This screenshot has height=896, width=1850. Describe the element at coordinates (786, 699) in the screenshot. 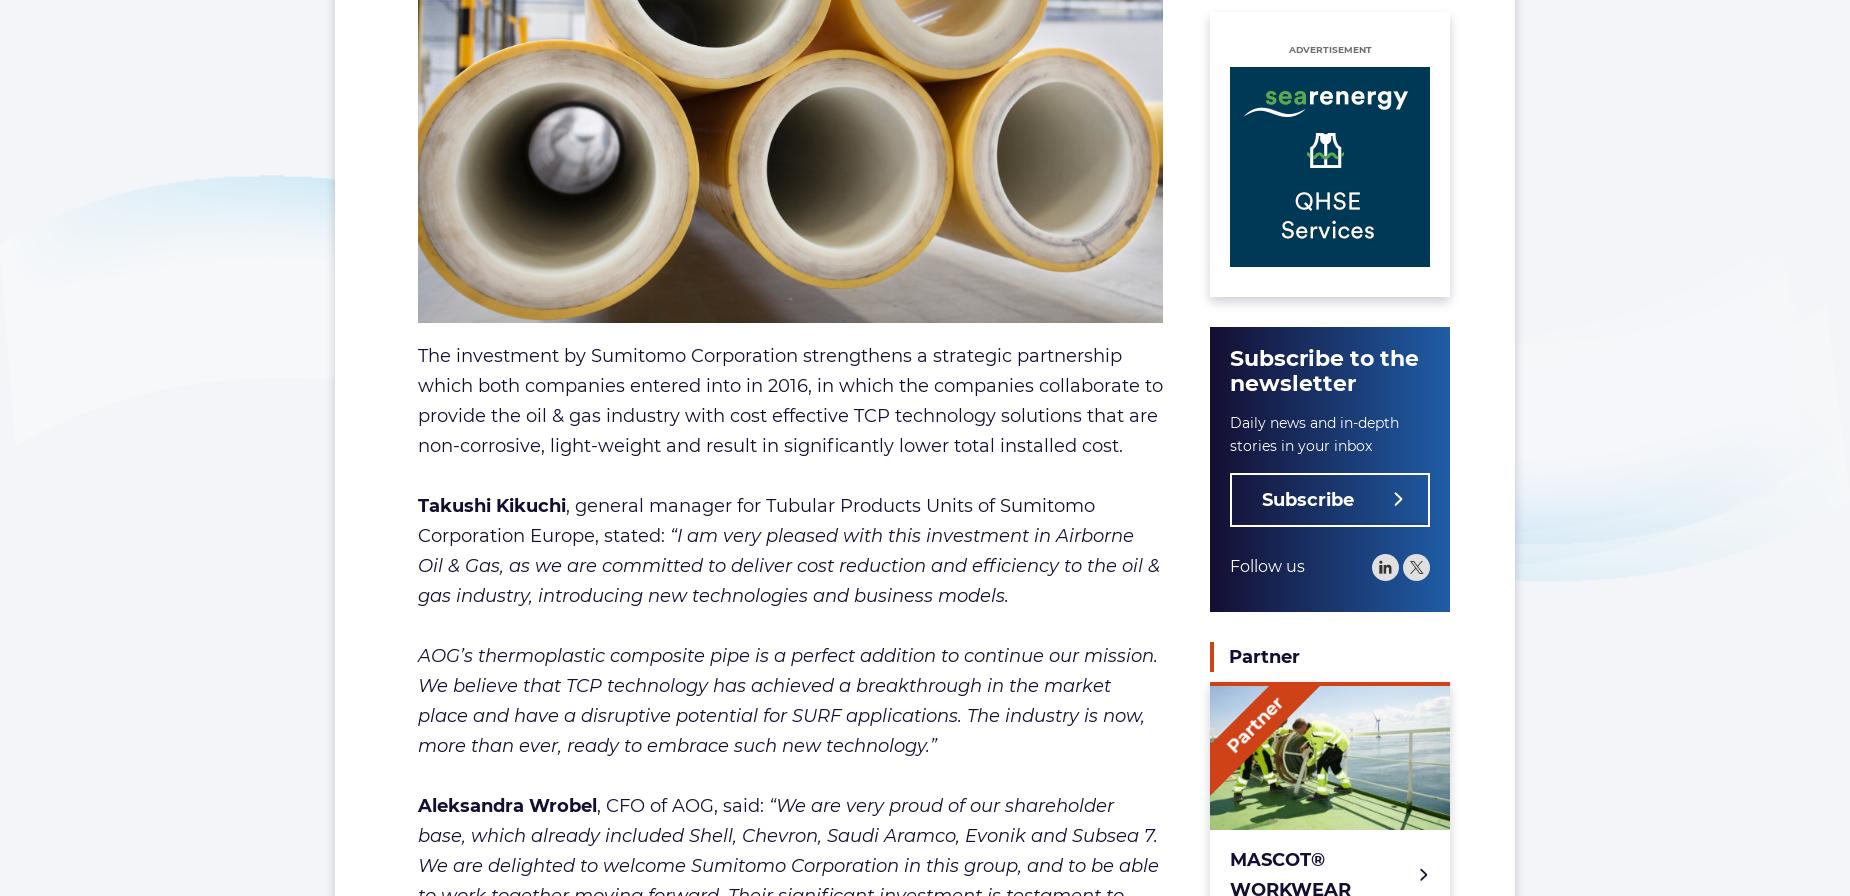

I see `'AOG’s thermoplastic composite pipe is a perfect addition to continue our mission. We believe that TCP technology has achieved a breakthrough in the market place and have a disruptive potential for SURF applications. The industry is now, more than ever, ready to embrace such new technology.”'` at that location.